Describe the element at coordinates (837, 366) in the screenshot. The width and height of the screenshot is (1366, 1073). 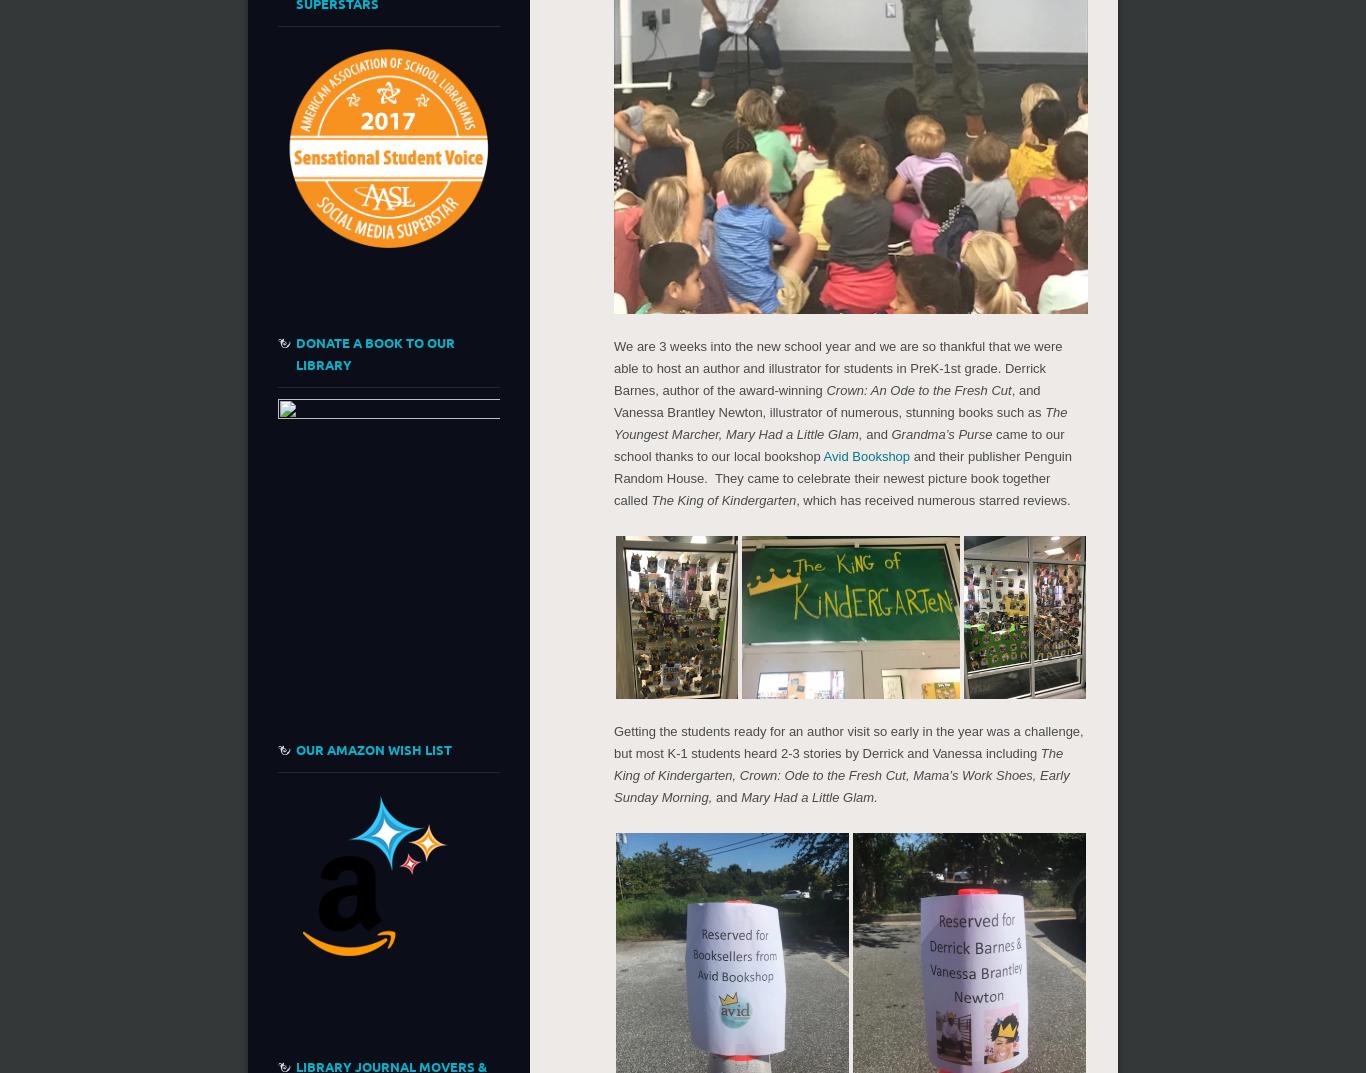
I see `'We are 3 weeks into the new school year and we are so thankful that we were able to host an author and illustrator for students in PreK-1st grade. Derrick Barnes, author of the award-winning'` at that location.